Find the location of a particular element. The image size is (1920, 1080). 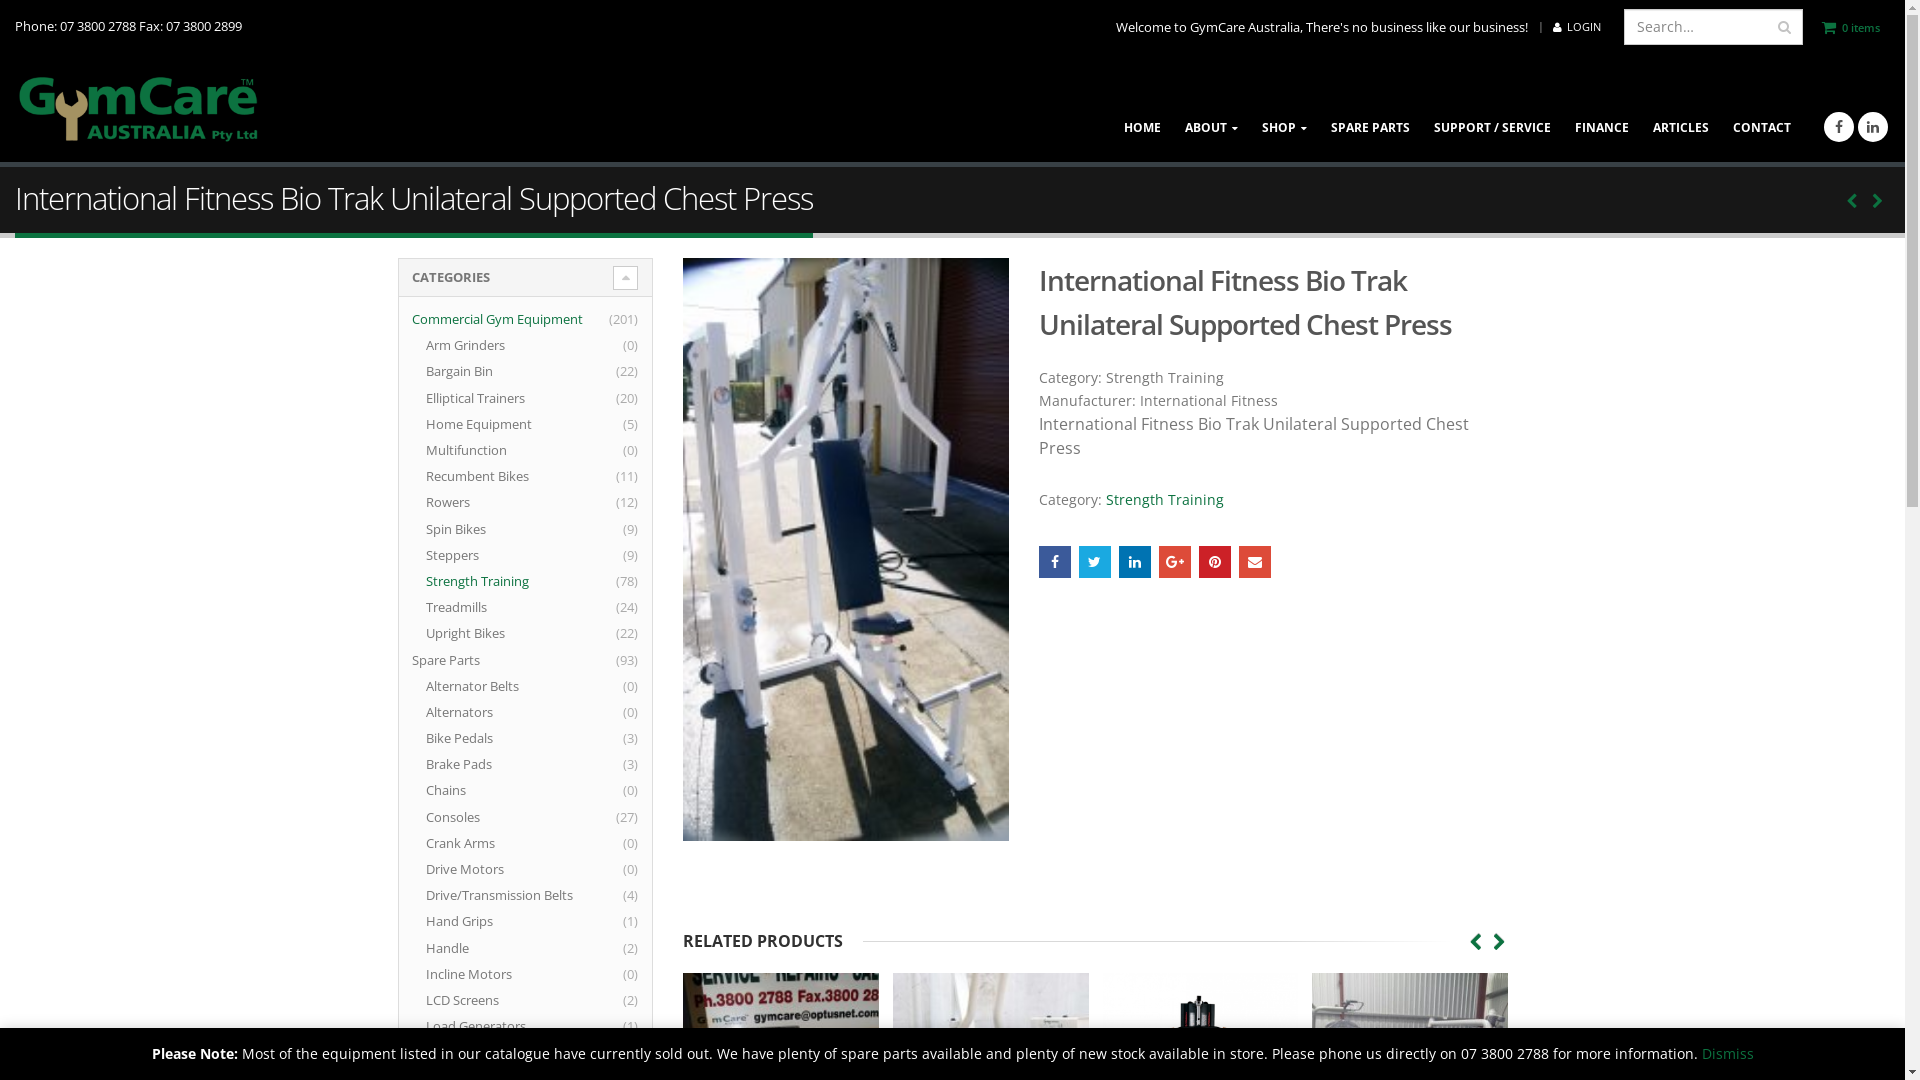

'Recumbent Bikes' is located at coordinates (489, 475).